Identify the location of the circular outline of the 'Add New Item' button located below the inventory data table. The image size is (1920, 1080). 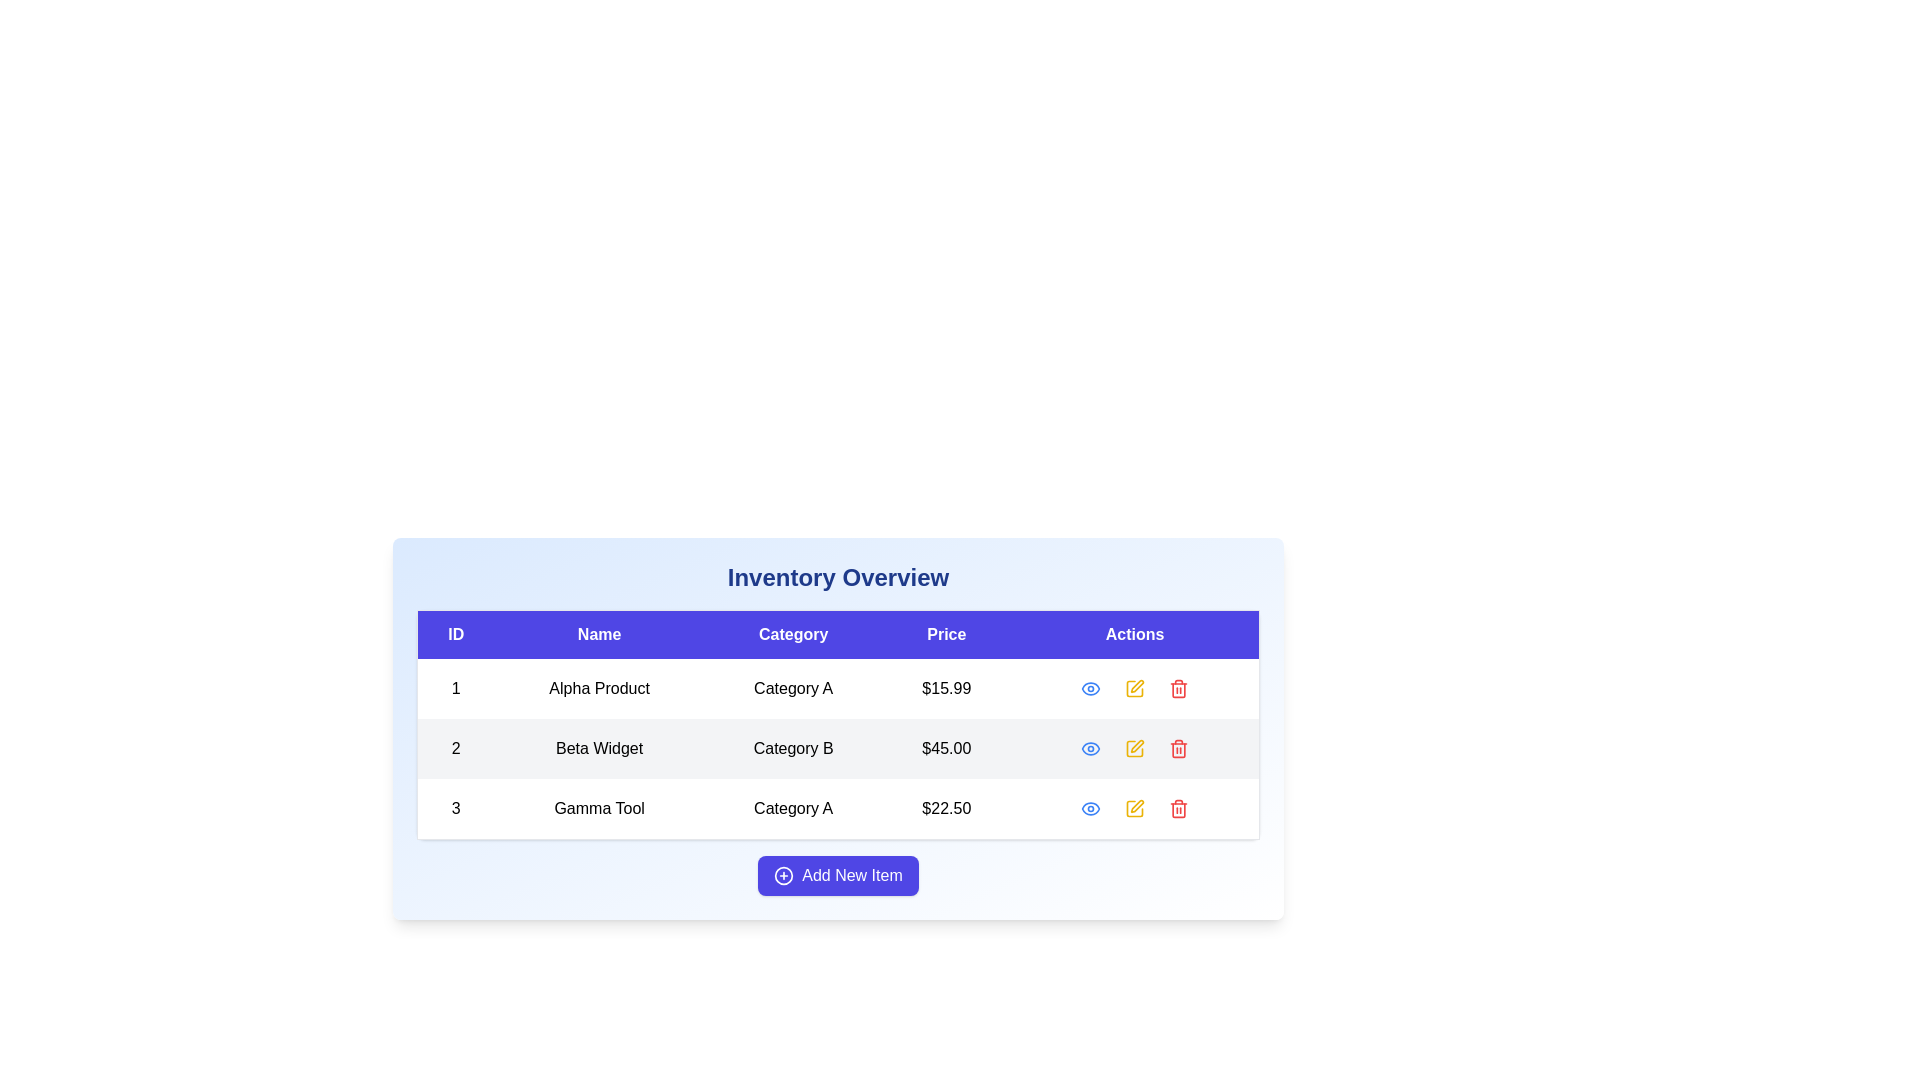
(783, 874).